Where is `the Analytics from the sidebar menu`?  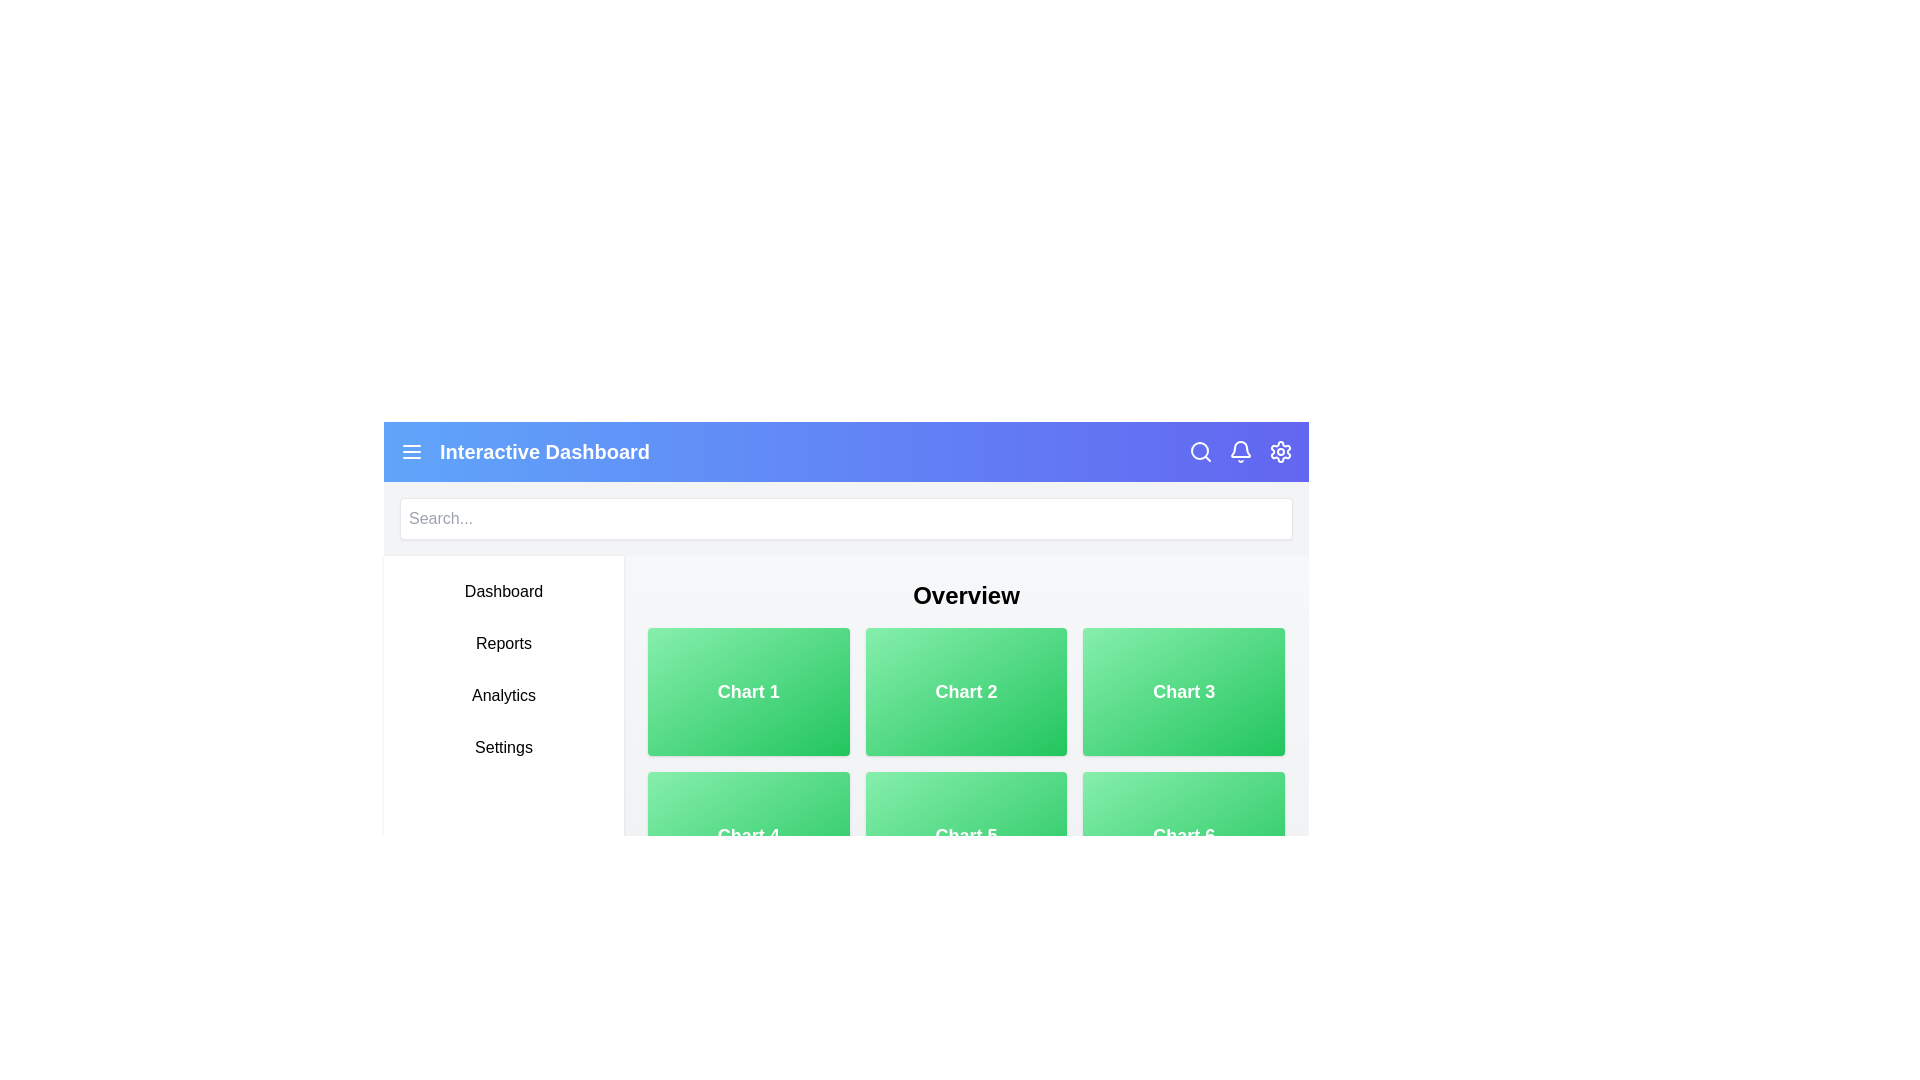
the Analytics from the sidebar menu is located at coordinates (504, 694).